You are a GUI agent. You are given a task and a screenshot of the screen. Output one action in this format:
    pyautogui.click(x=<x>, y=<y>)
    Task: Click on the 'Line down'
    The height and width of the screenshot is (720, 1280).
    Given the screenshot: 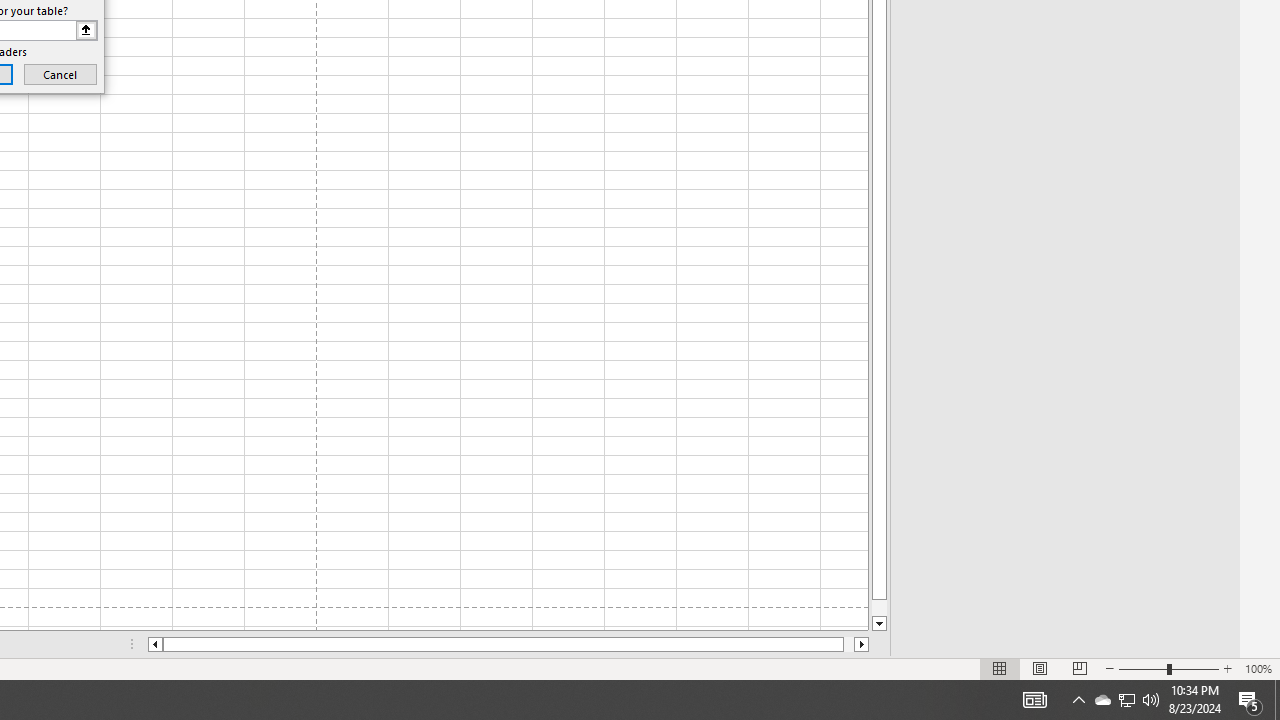 What is the action you would take?
    pyautogui.click(x=879, y=623)
    